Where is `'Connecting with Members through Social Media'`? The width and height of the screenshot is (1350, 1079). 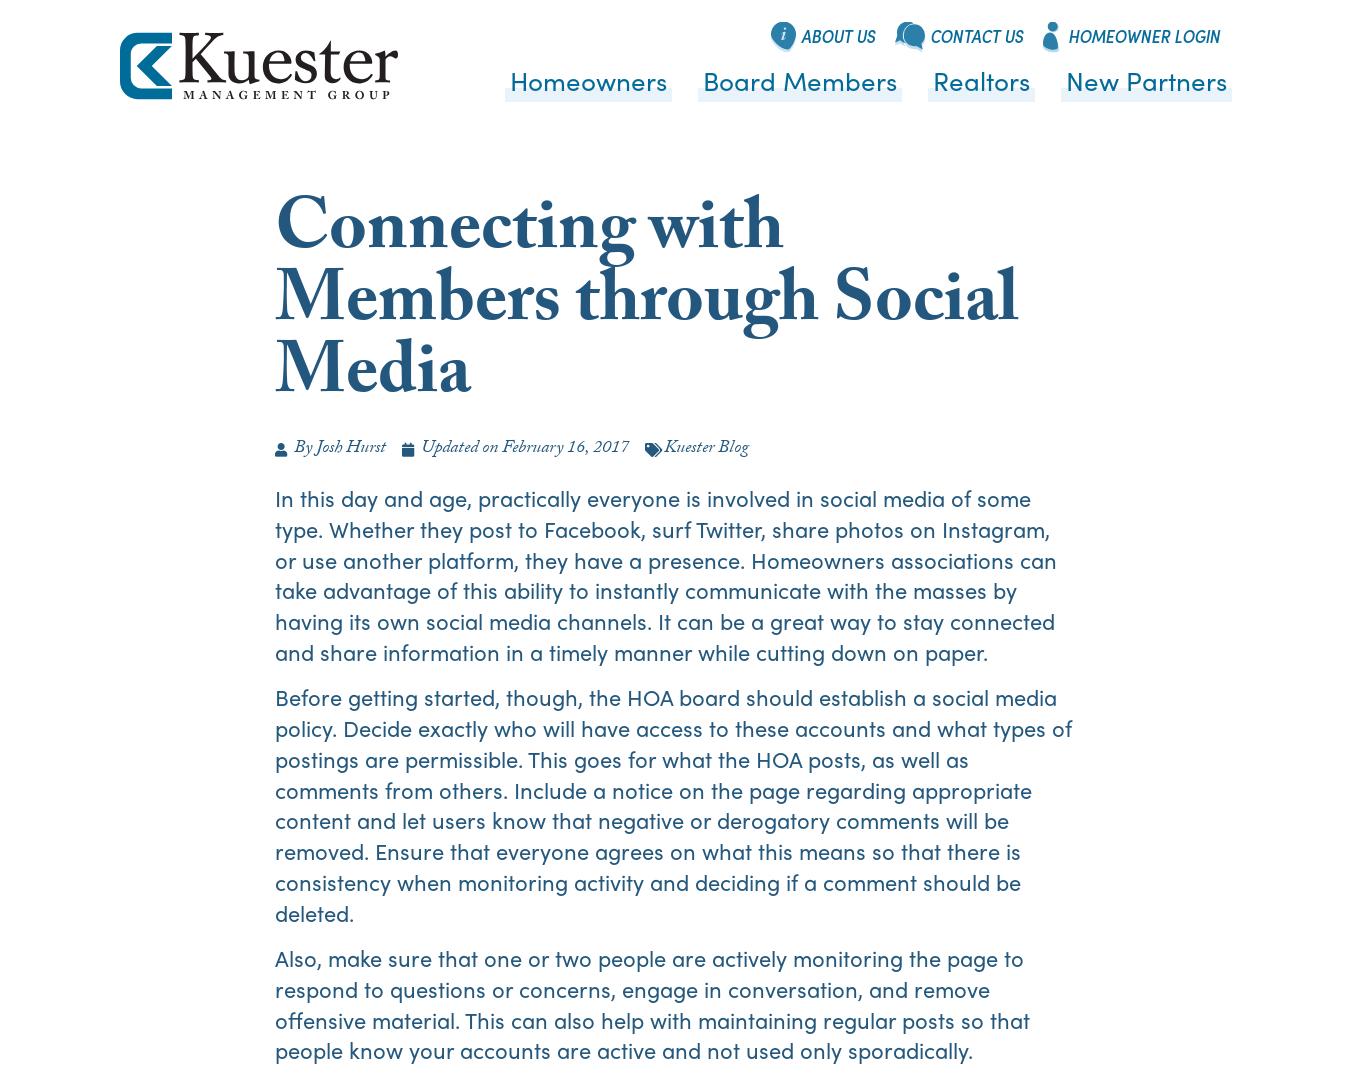
'Connecting with Members through Social Media' is located at coordinates (647, 306).